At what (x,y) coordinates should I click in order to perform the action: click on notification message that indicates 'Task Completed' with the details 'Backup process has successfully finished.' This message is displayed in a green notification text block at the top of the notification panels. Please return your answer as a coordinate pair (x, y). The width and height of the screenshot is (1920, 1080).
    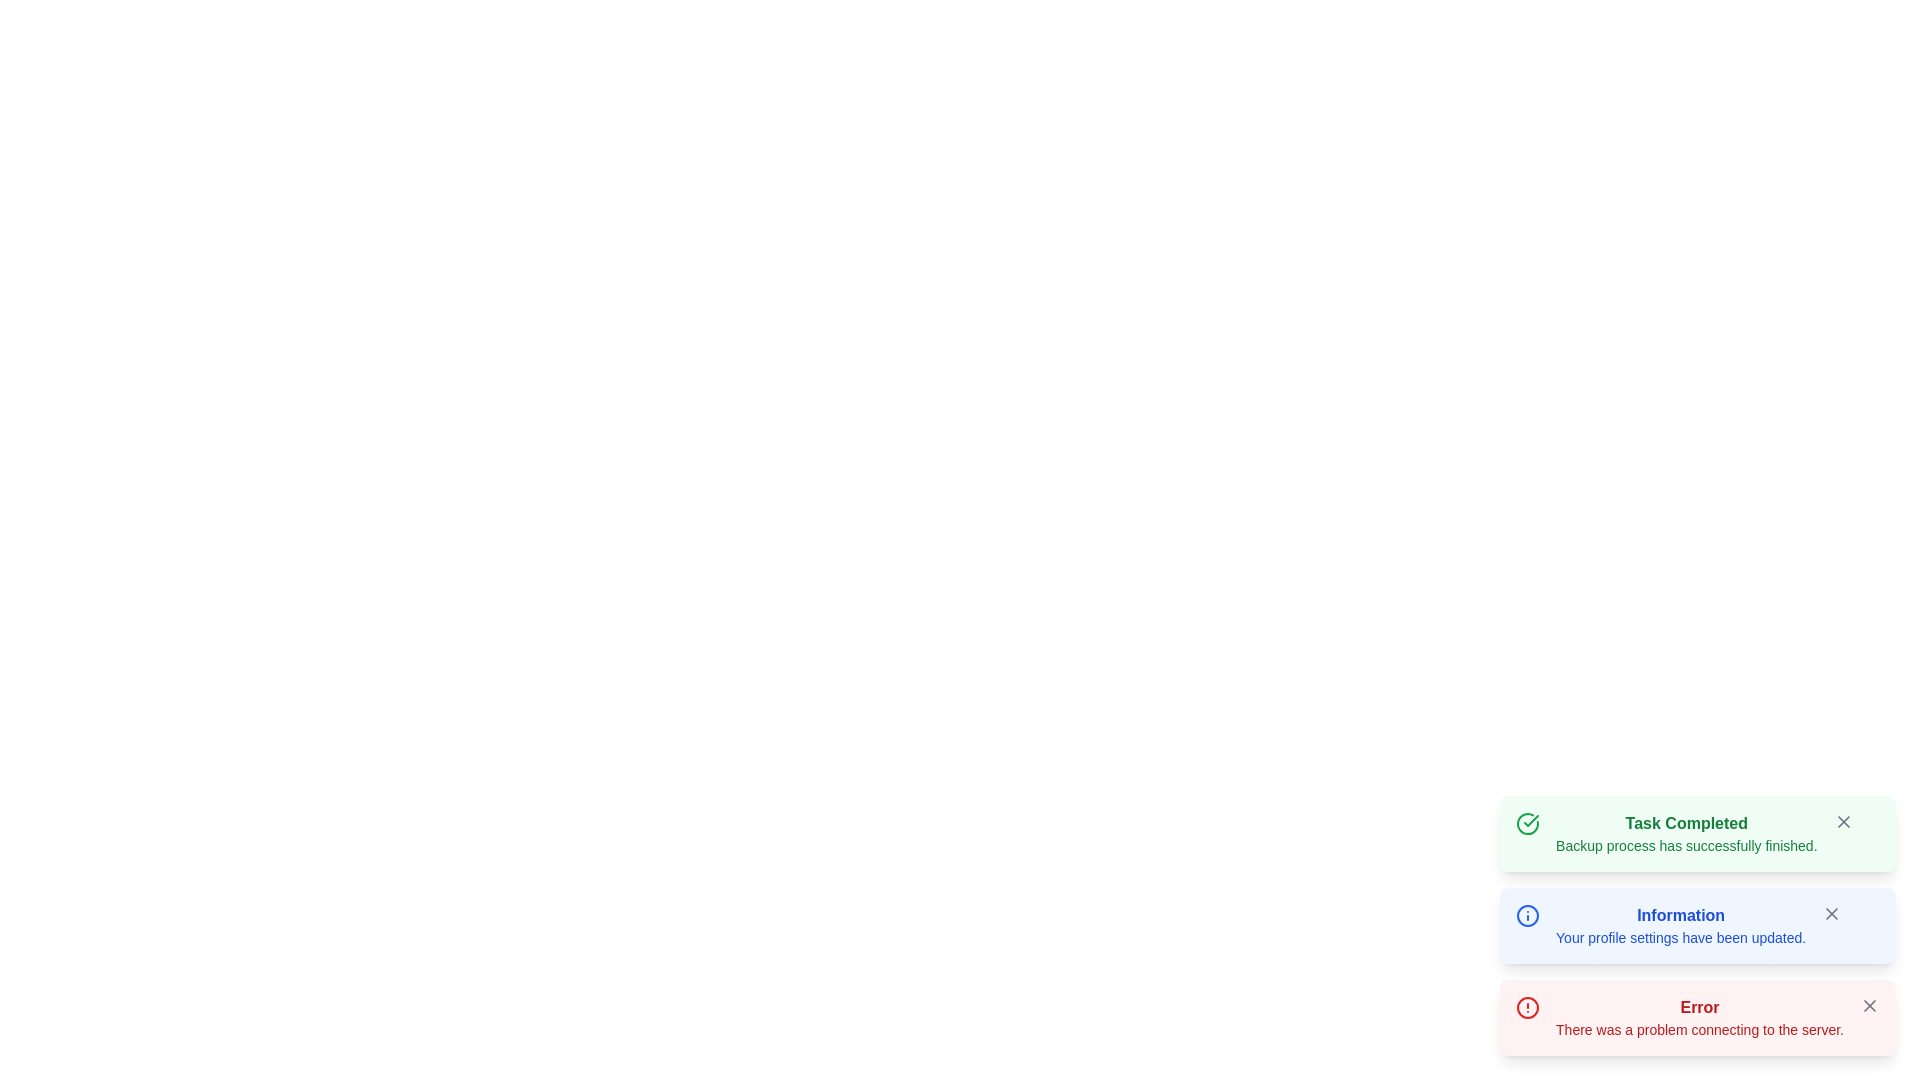
    Looking at the image, I should click on (1685, 833).